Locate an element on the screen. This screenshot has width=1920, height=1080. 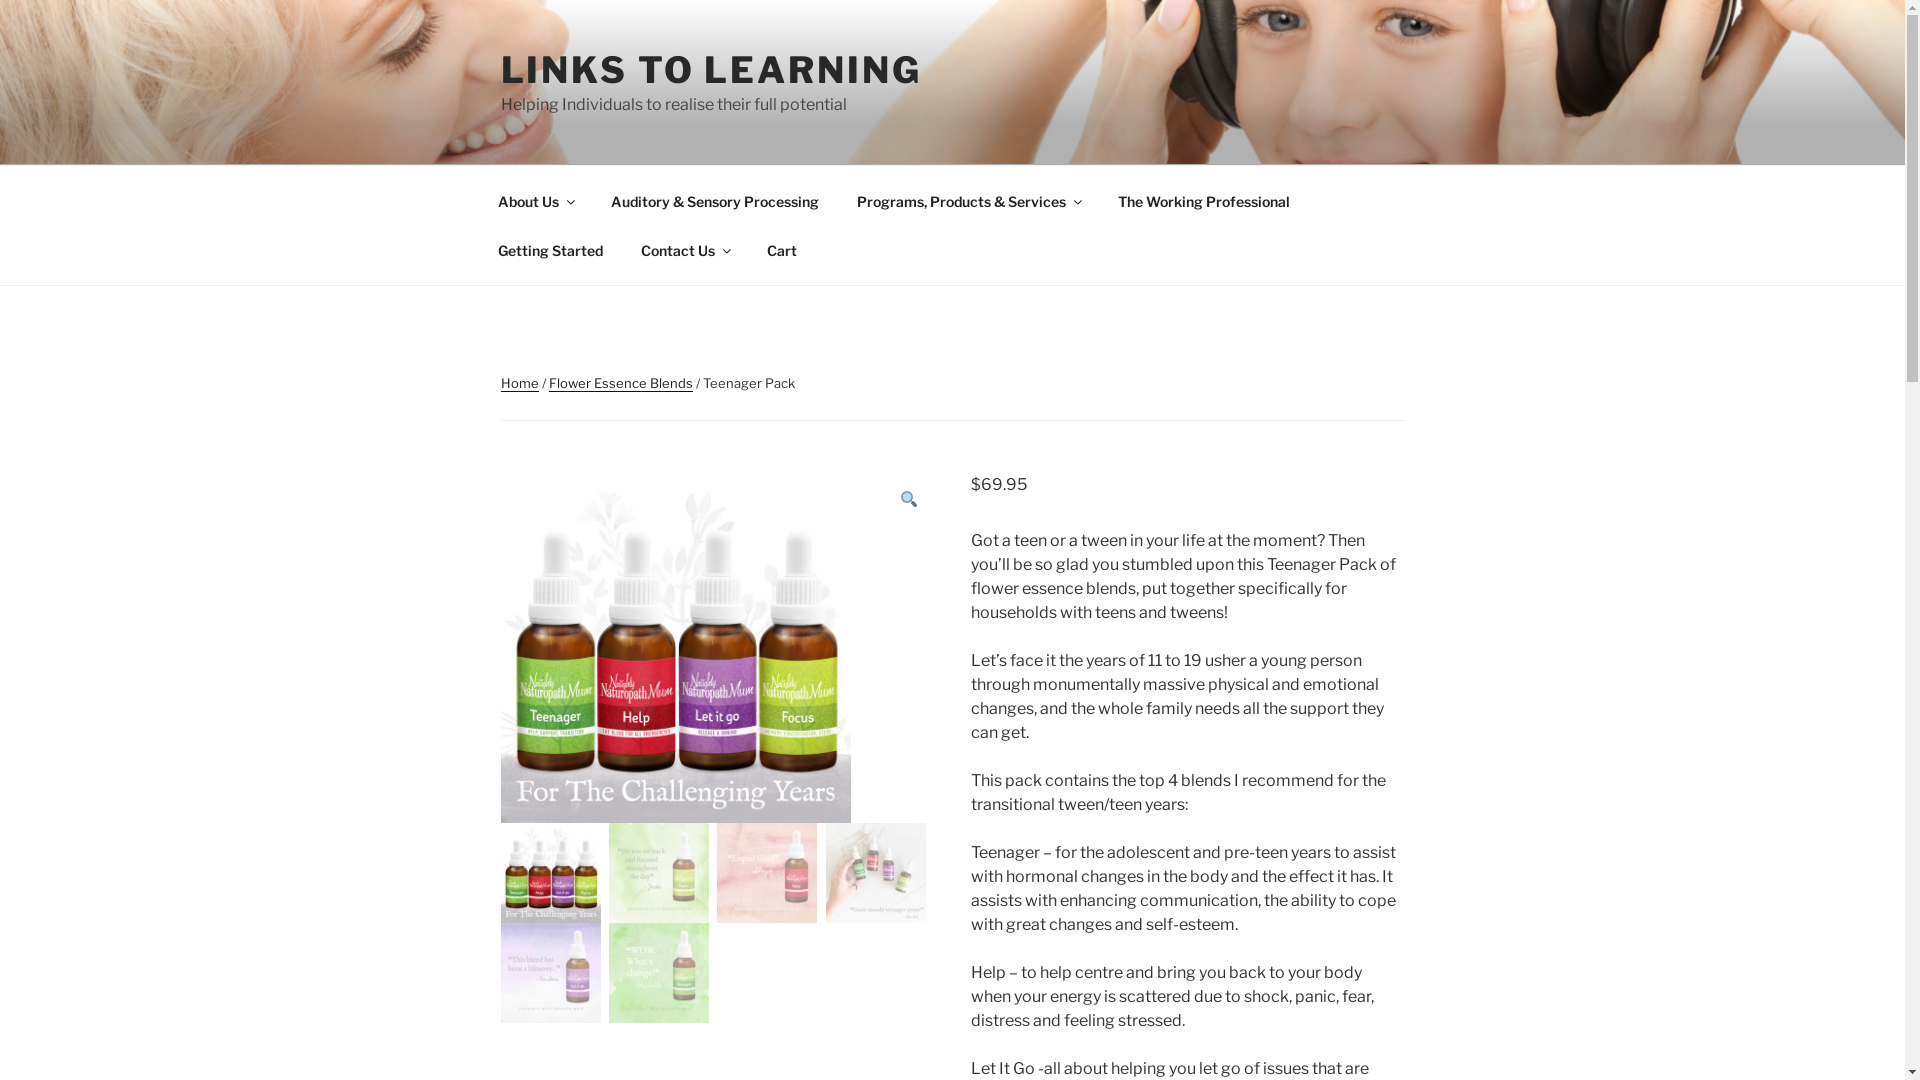
'Contact Us' is located at coordinates (623, 249).